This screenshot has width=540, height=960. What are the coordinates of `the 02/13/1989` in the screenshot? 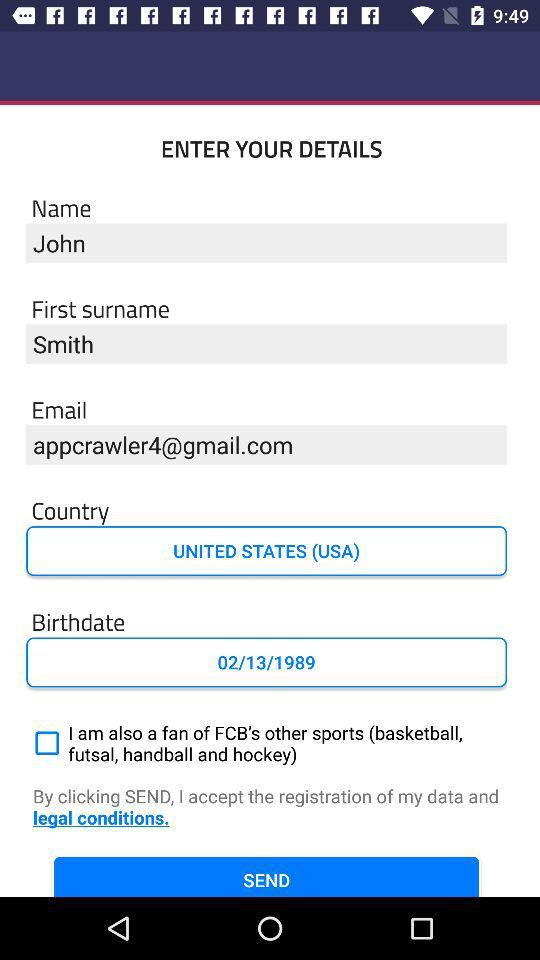 It's located at (266, 662).